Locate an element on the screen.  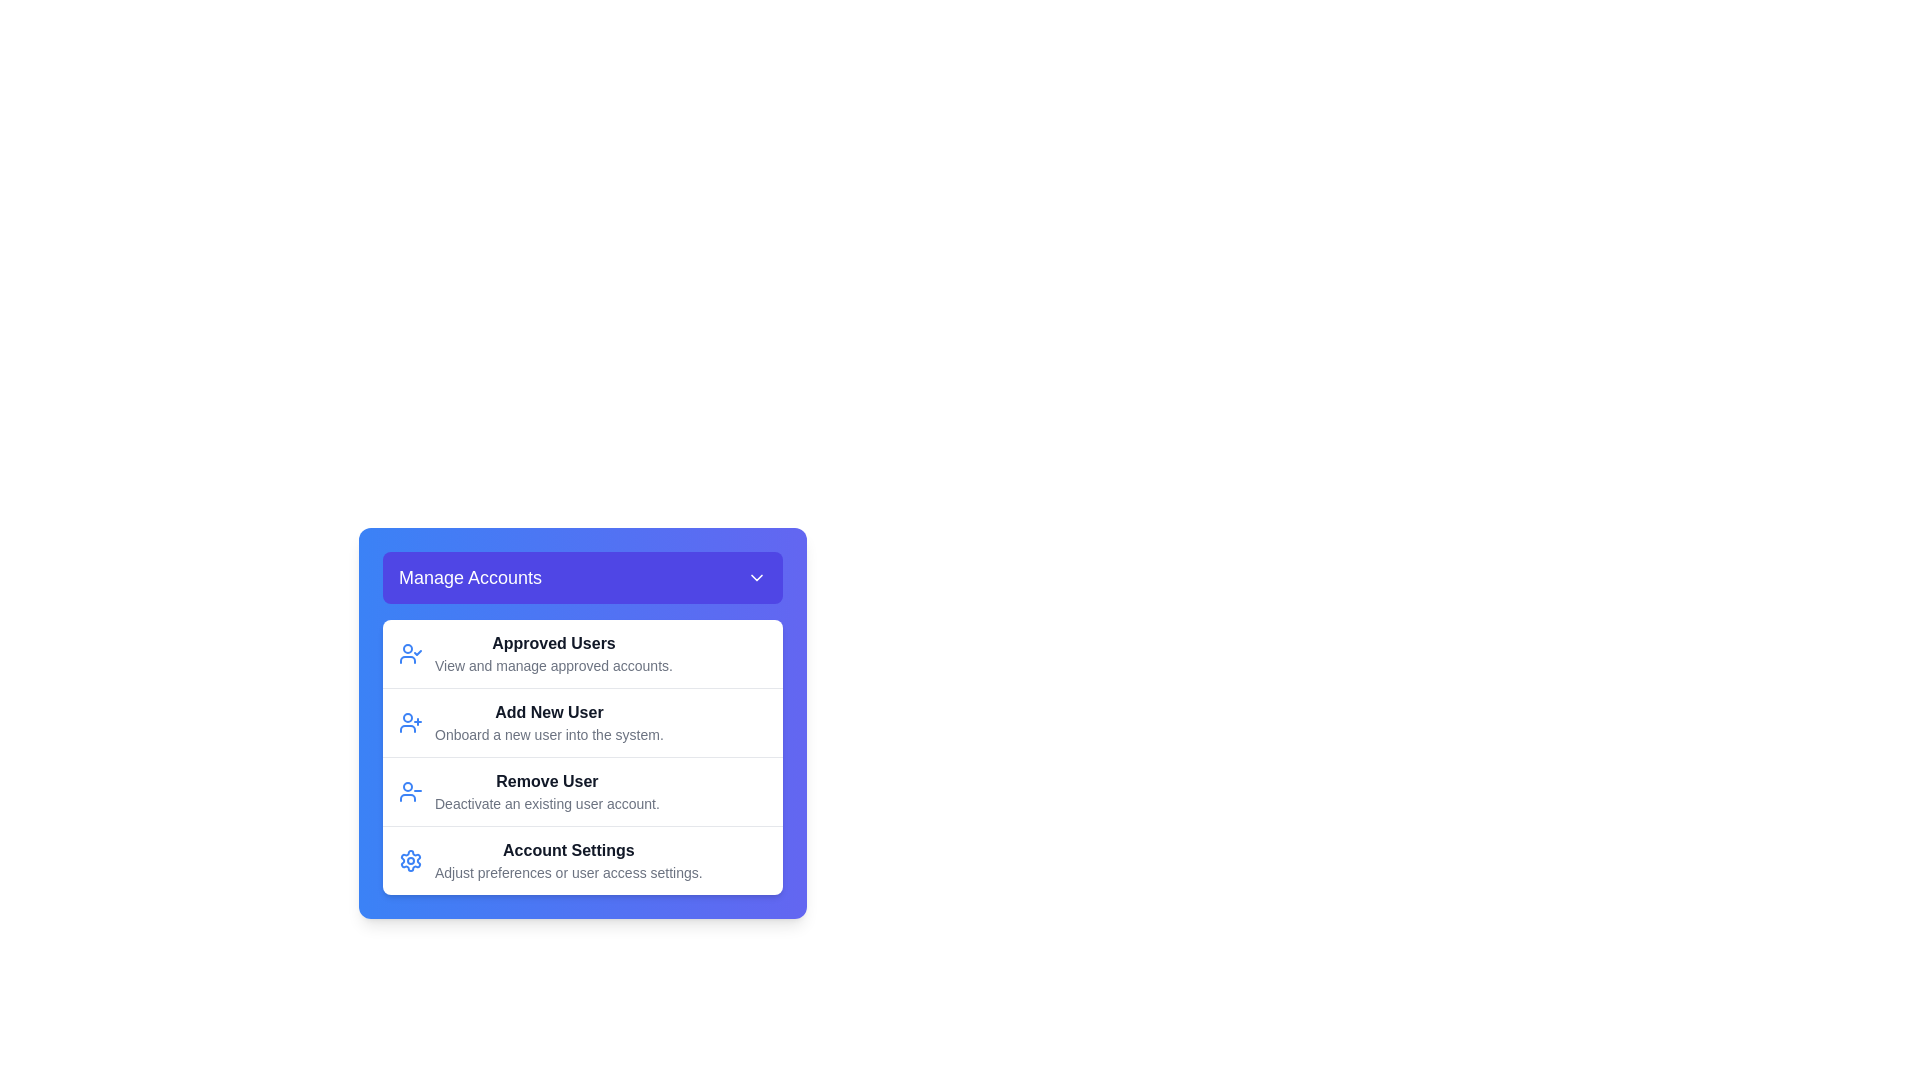
bold text label stating 'Approved Users' which is positioned above the description 'View and manage approved accounts' in the 'Manage Accounts' section is located at coordinates (553, 644).